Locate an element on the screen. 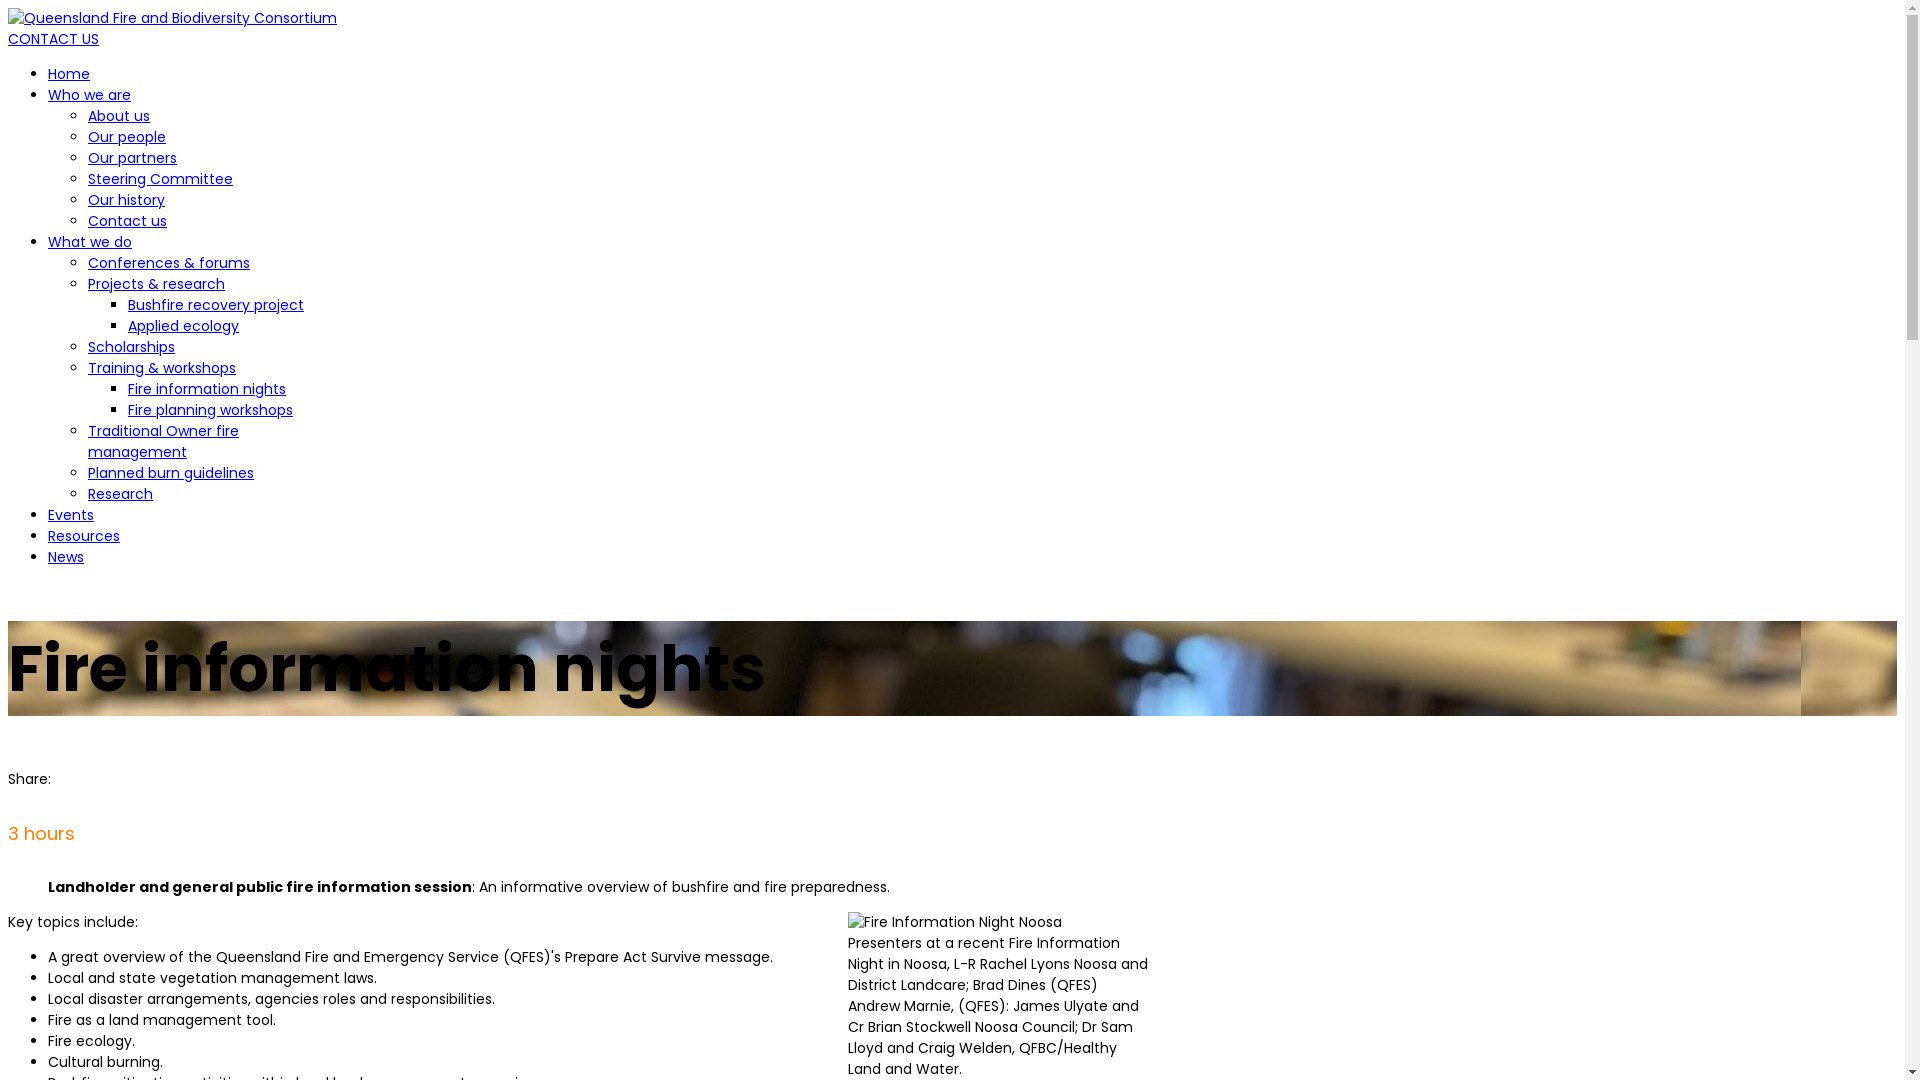 The height and width of the screenshot is (1080, 1920). 'Planned burn guidelines' is located at coordinates (86, 473).